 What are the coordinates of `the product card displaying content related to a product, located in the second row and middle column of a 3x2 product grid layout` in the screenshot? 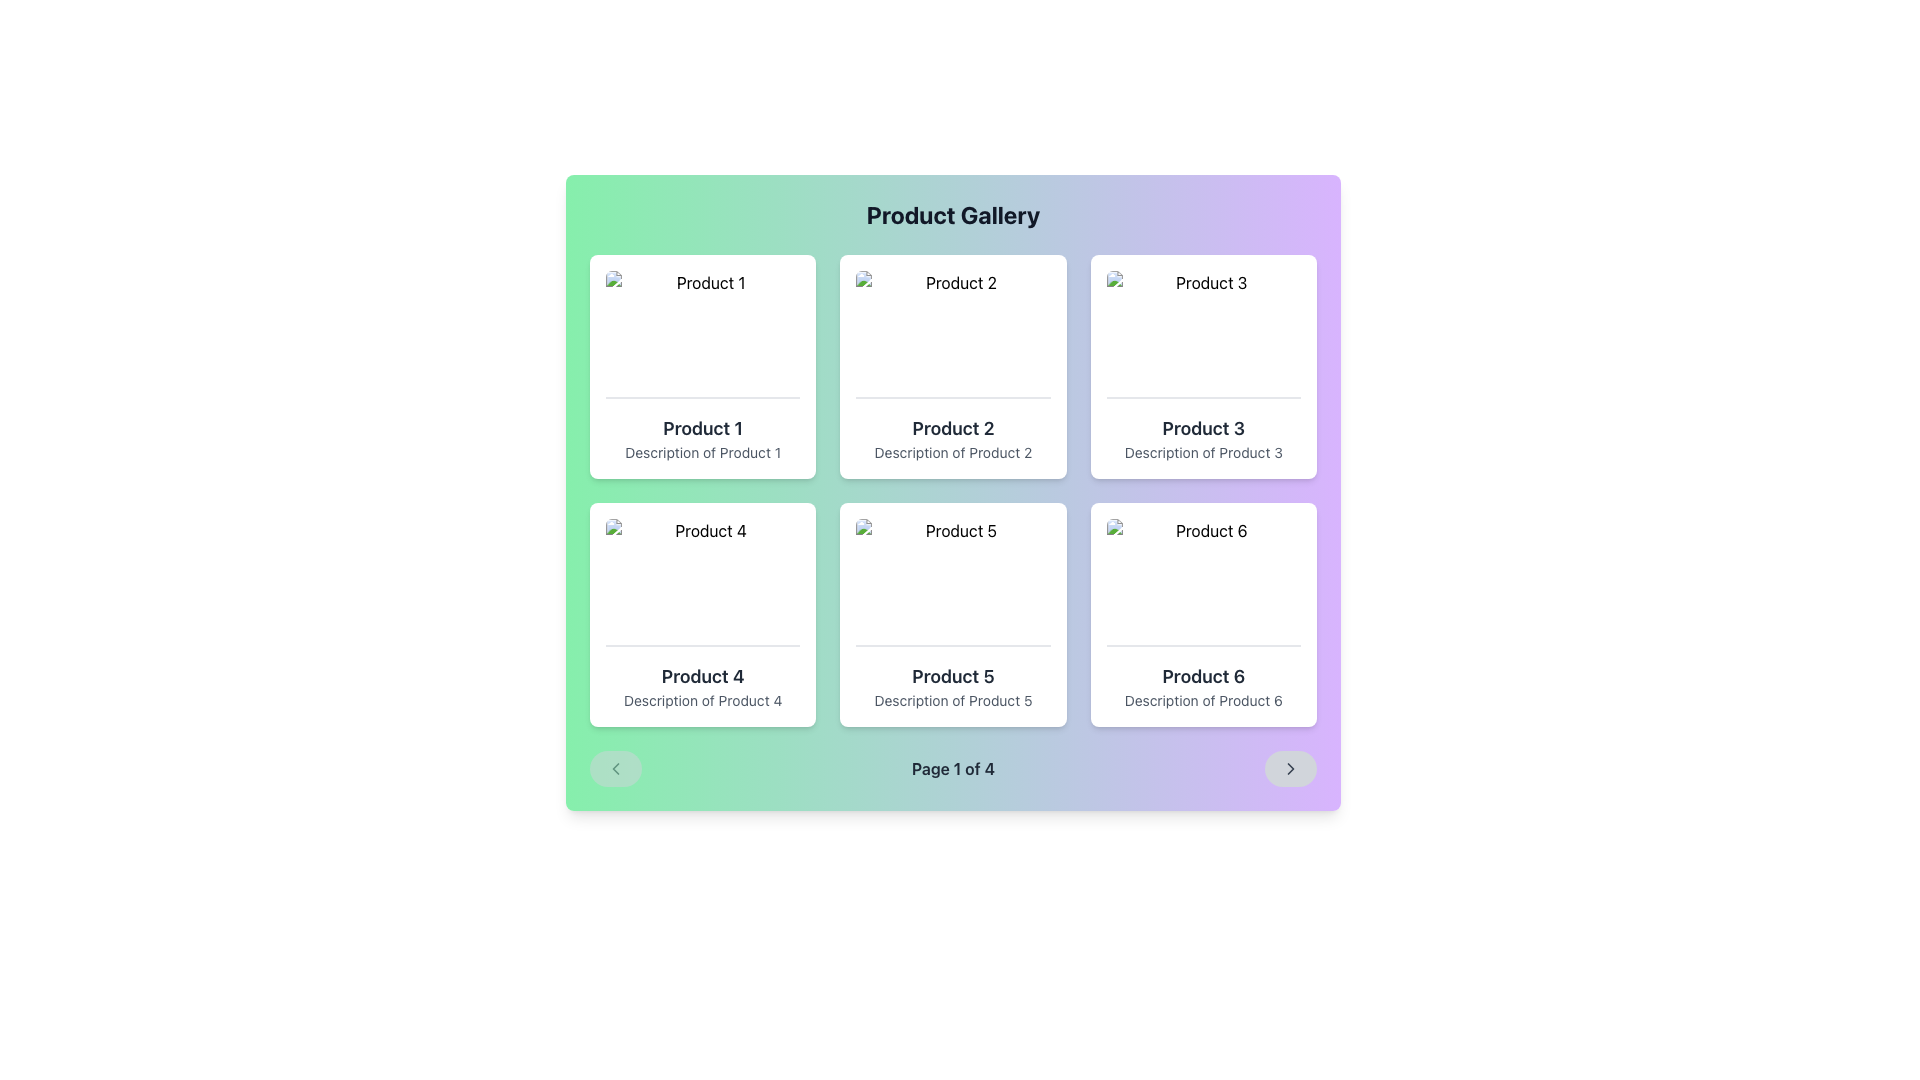 It's located at (952, 613).